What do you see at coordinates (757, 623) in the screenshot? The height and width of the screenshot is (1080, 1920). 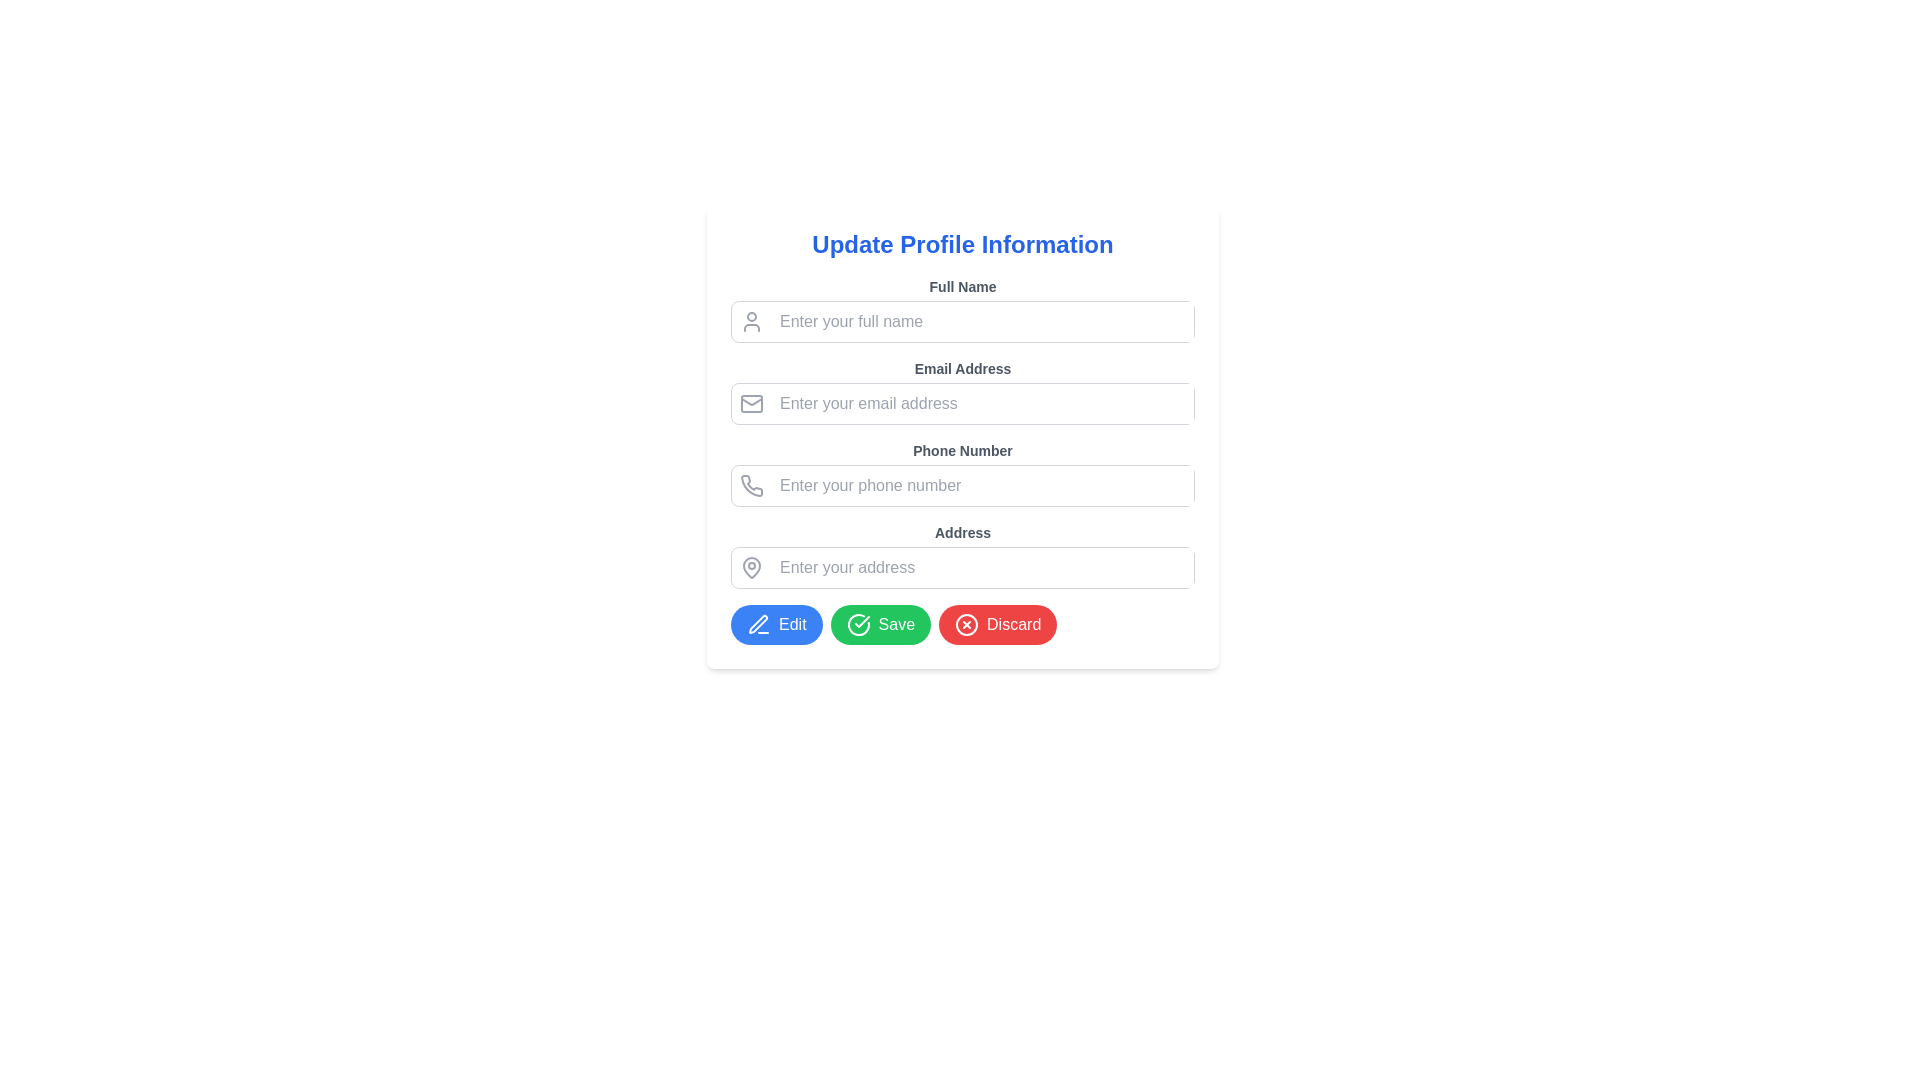 I see `the pen icon within the blue circular 'Edit' button located in the leftmost section of the bottom action button group to initiate an edit action` at bounding box center [757, 623].